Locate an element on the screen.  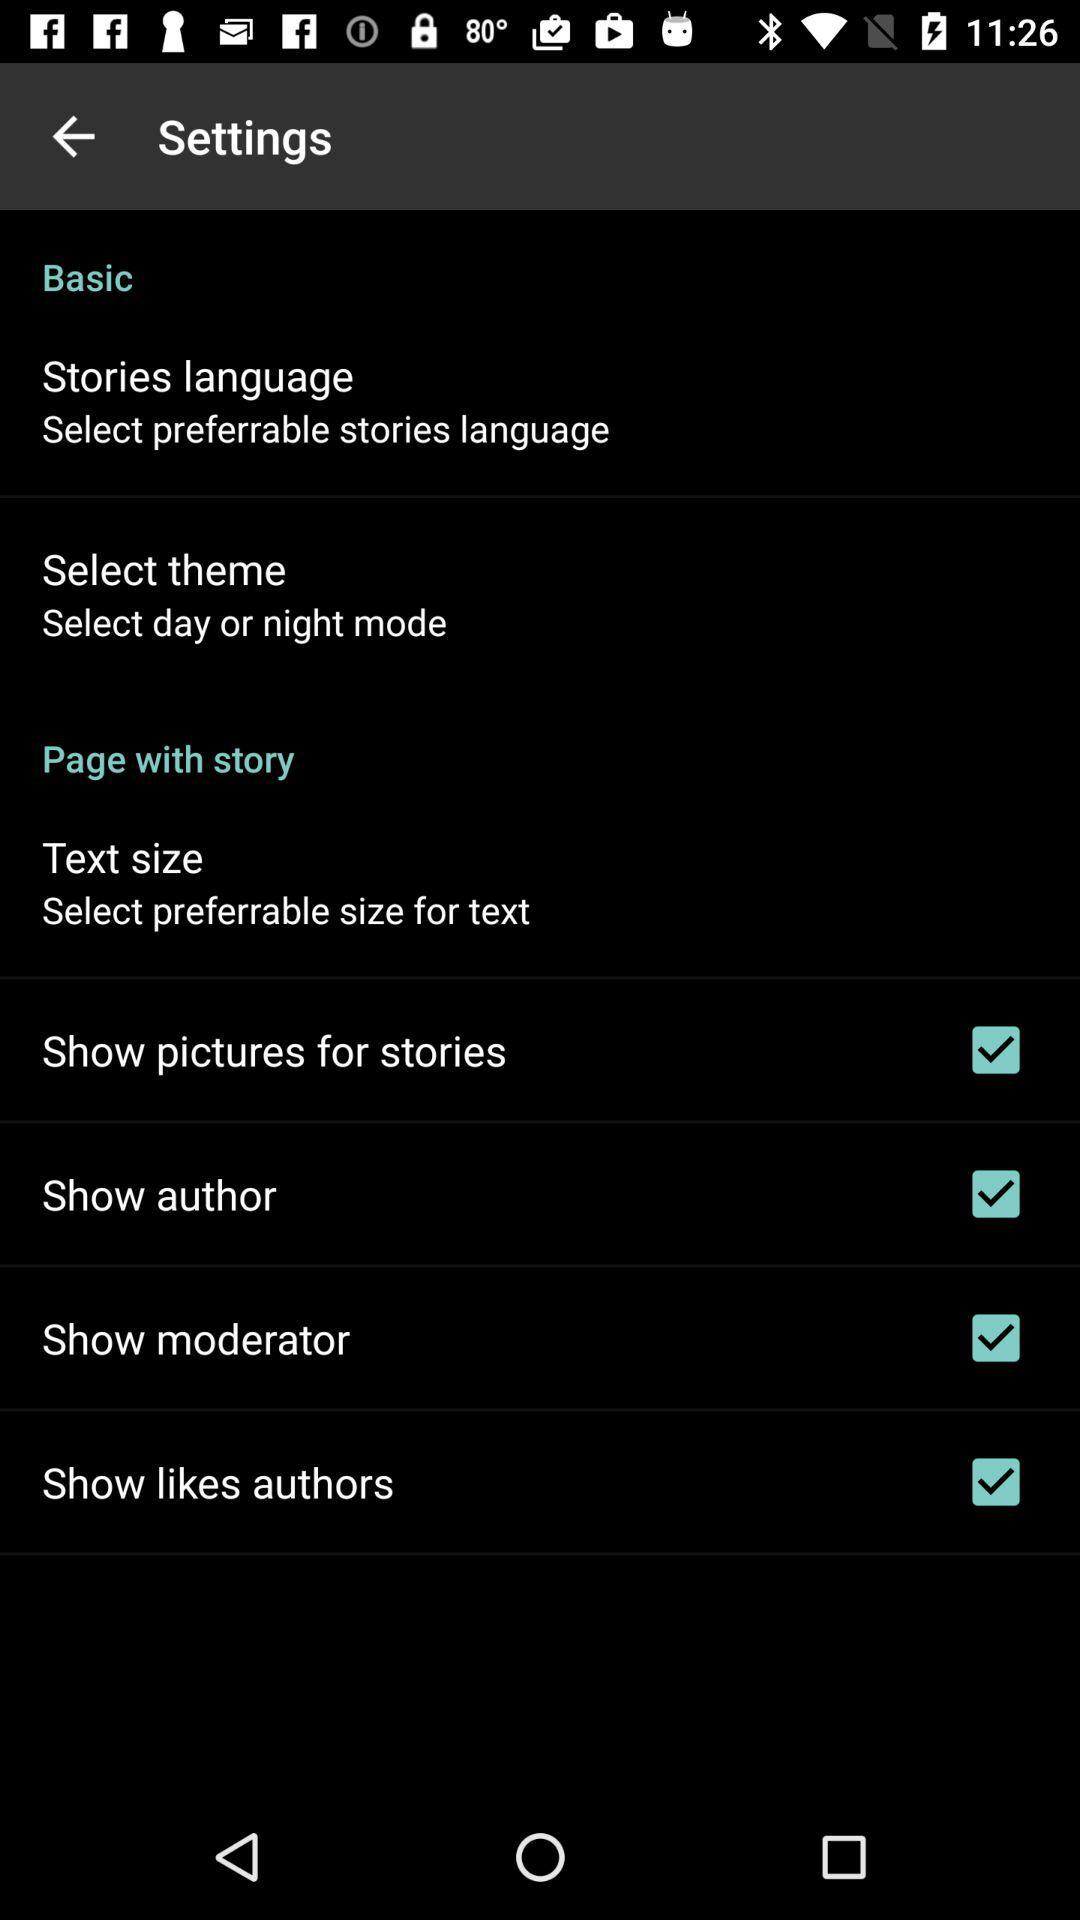
the select theme item is located at coordinates (163, 567).